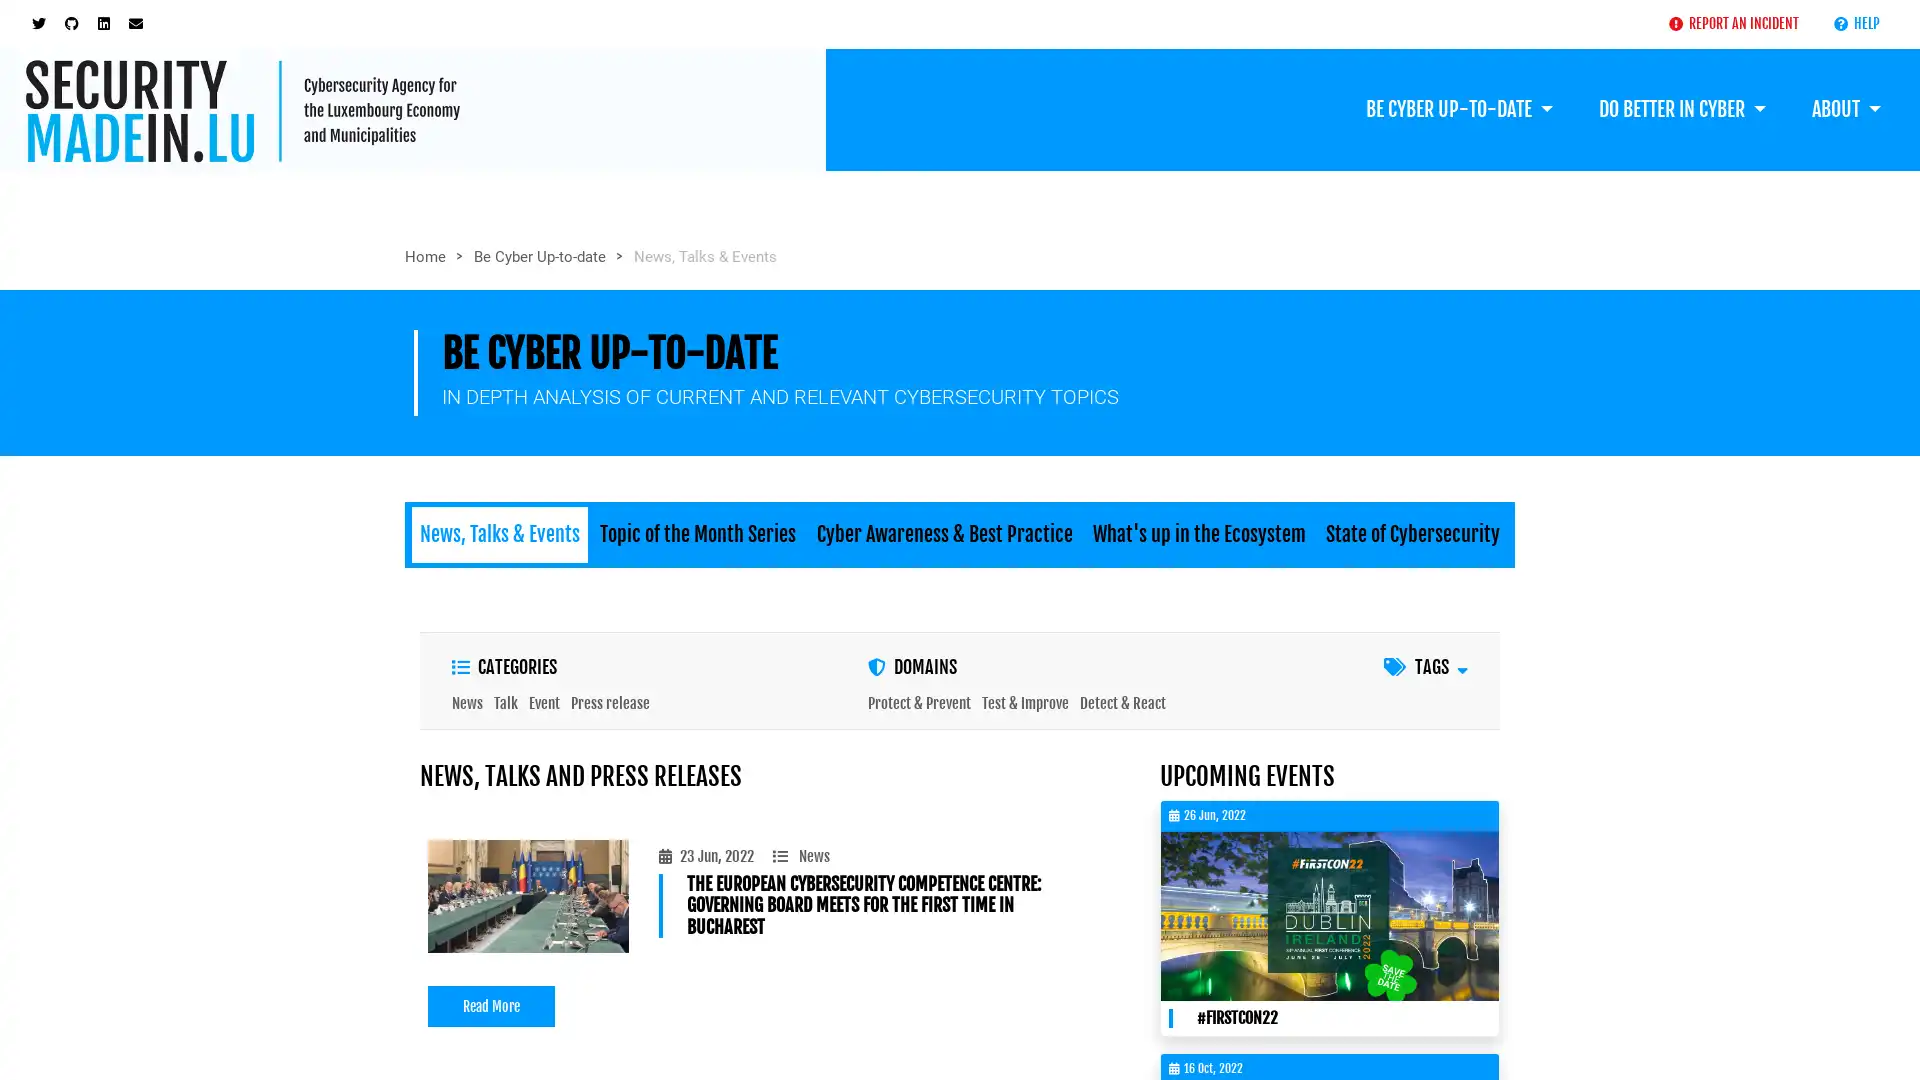  What do you see at coordinates (1845, 108) in the screenshot?
I see `ABOUT` at bounding box center [1845, 108].